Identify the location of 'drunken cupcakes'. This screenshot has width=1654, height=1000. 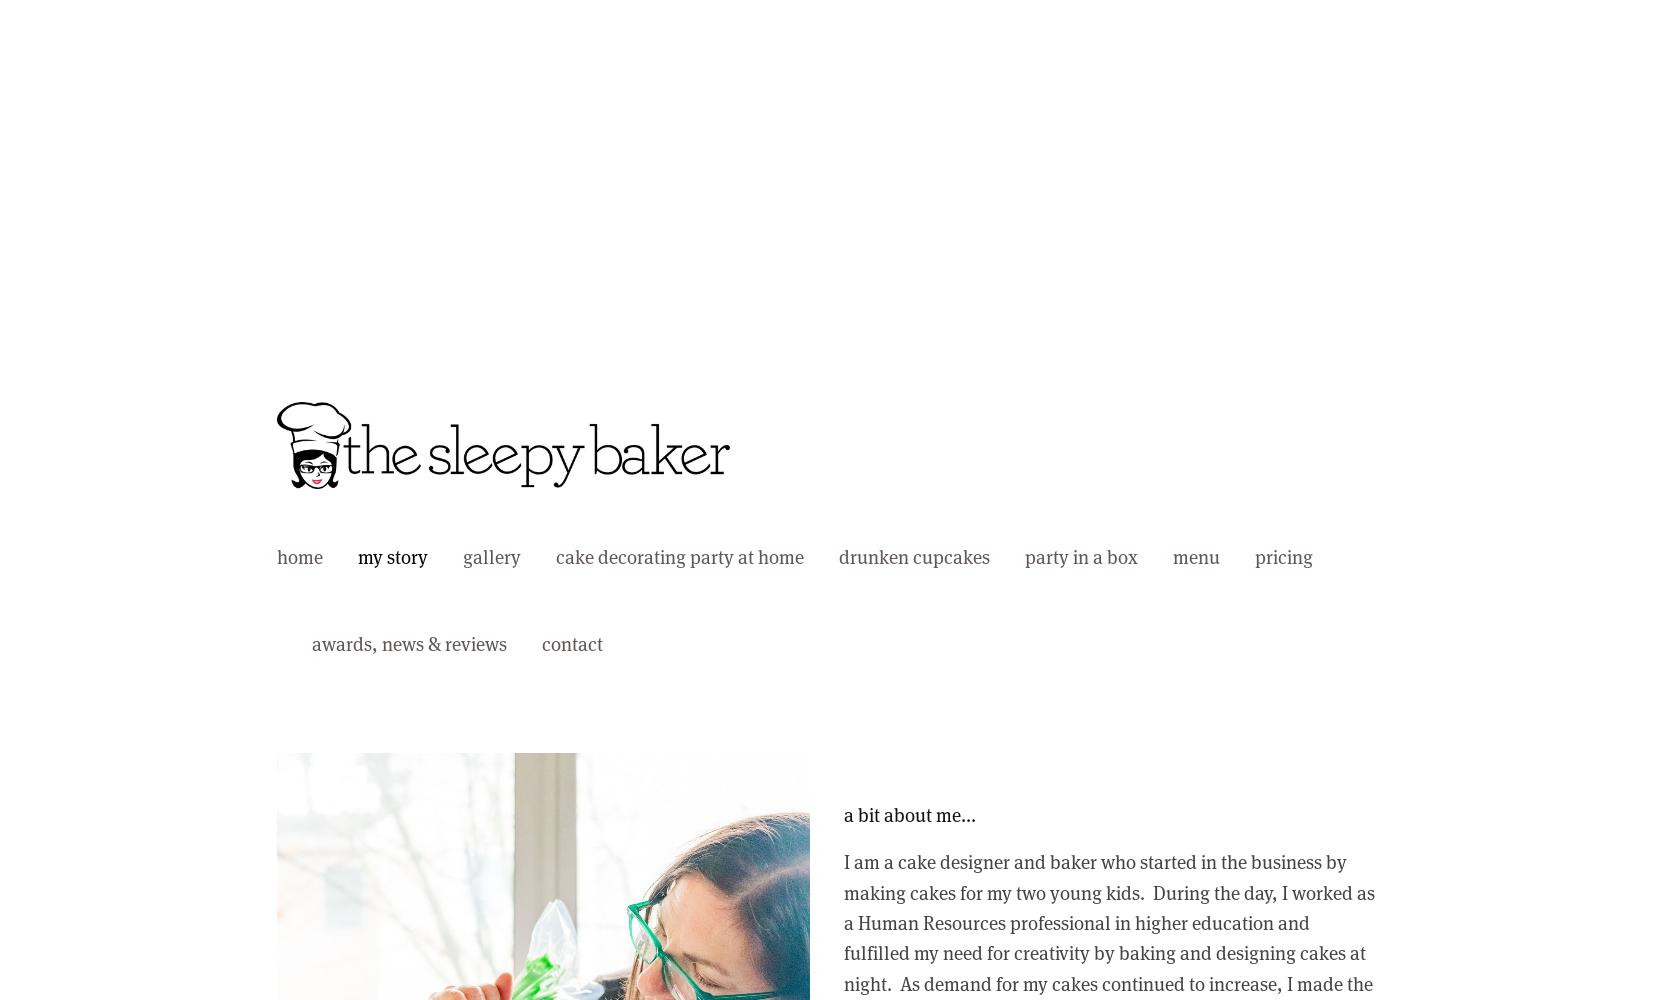
(913, 556).